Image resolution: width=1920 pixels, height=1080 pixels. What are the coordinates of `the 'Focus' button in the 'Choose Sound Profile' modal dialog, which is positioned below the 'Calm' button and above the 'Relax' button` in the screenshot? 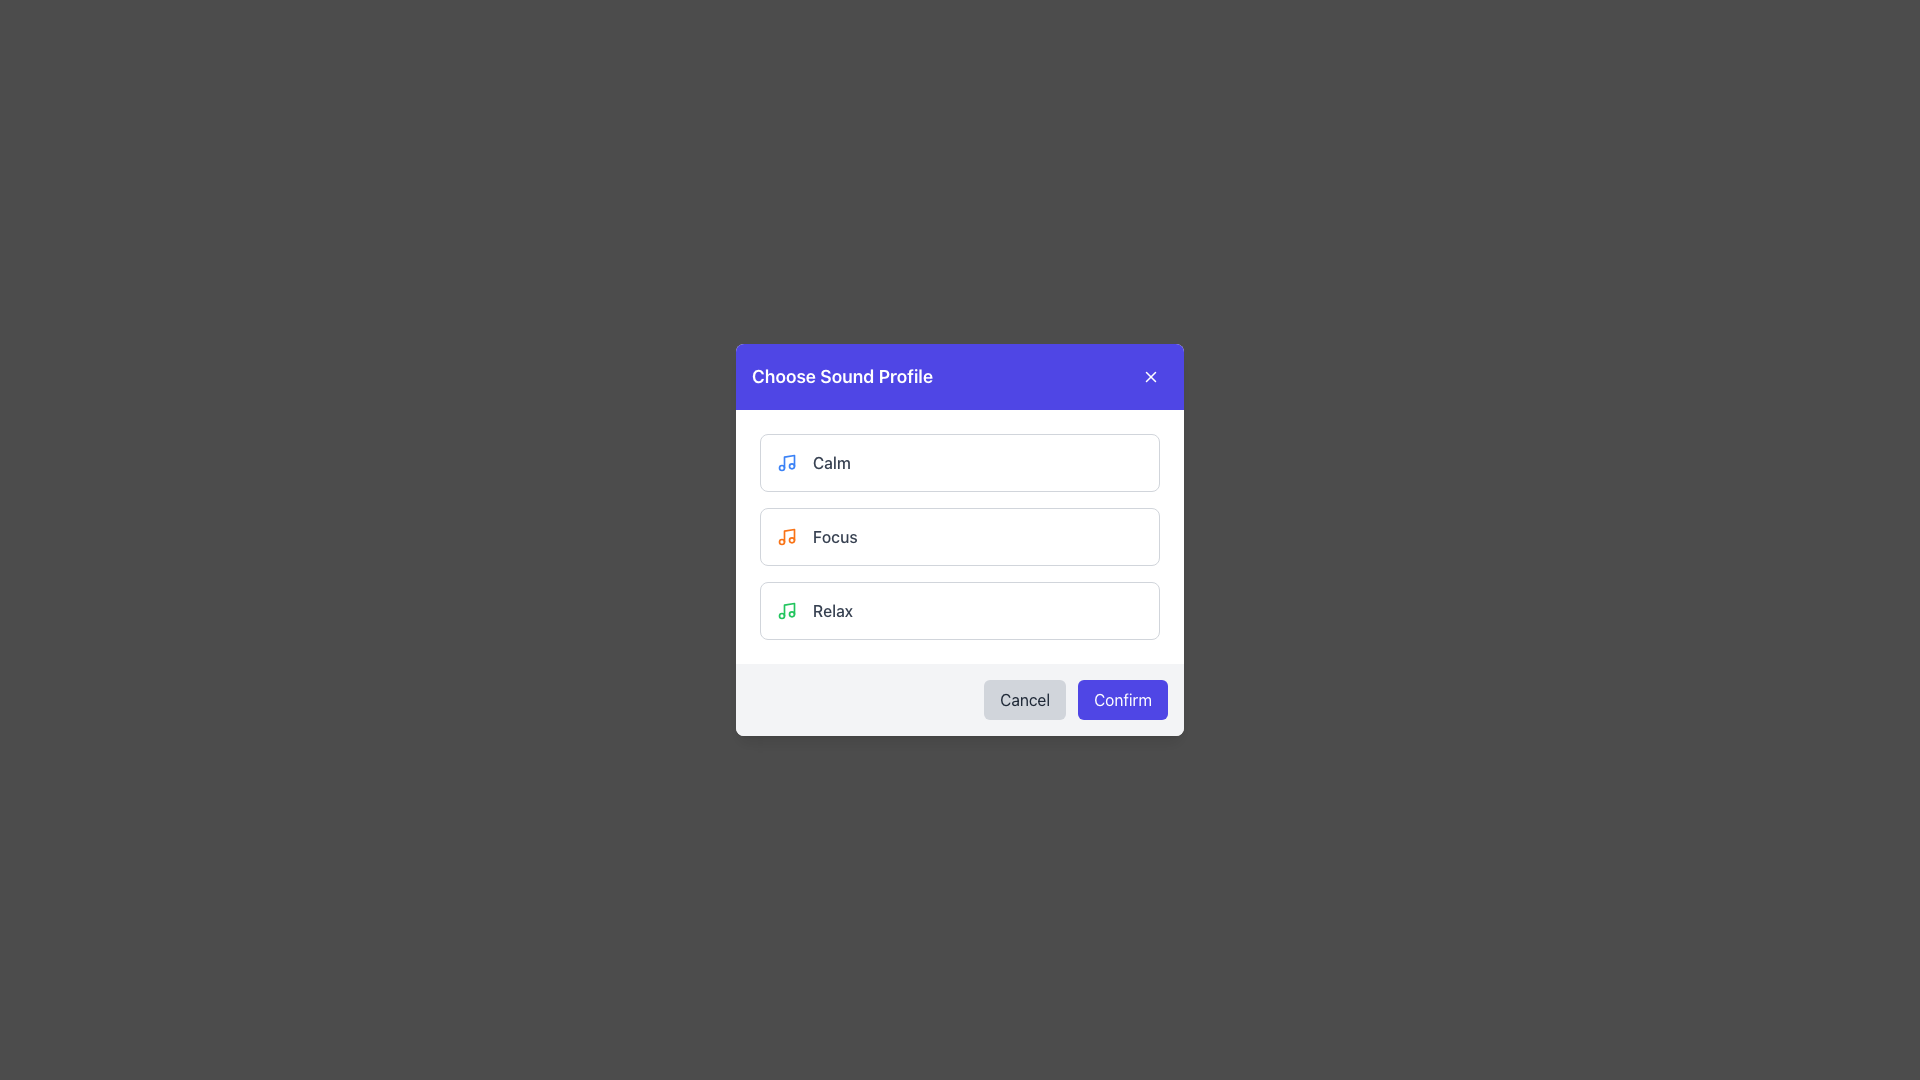 It's located at (960, 535).